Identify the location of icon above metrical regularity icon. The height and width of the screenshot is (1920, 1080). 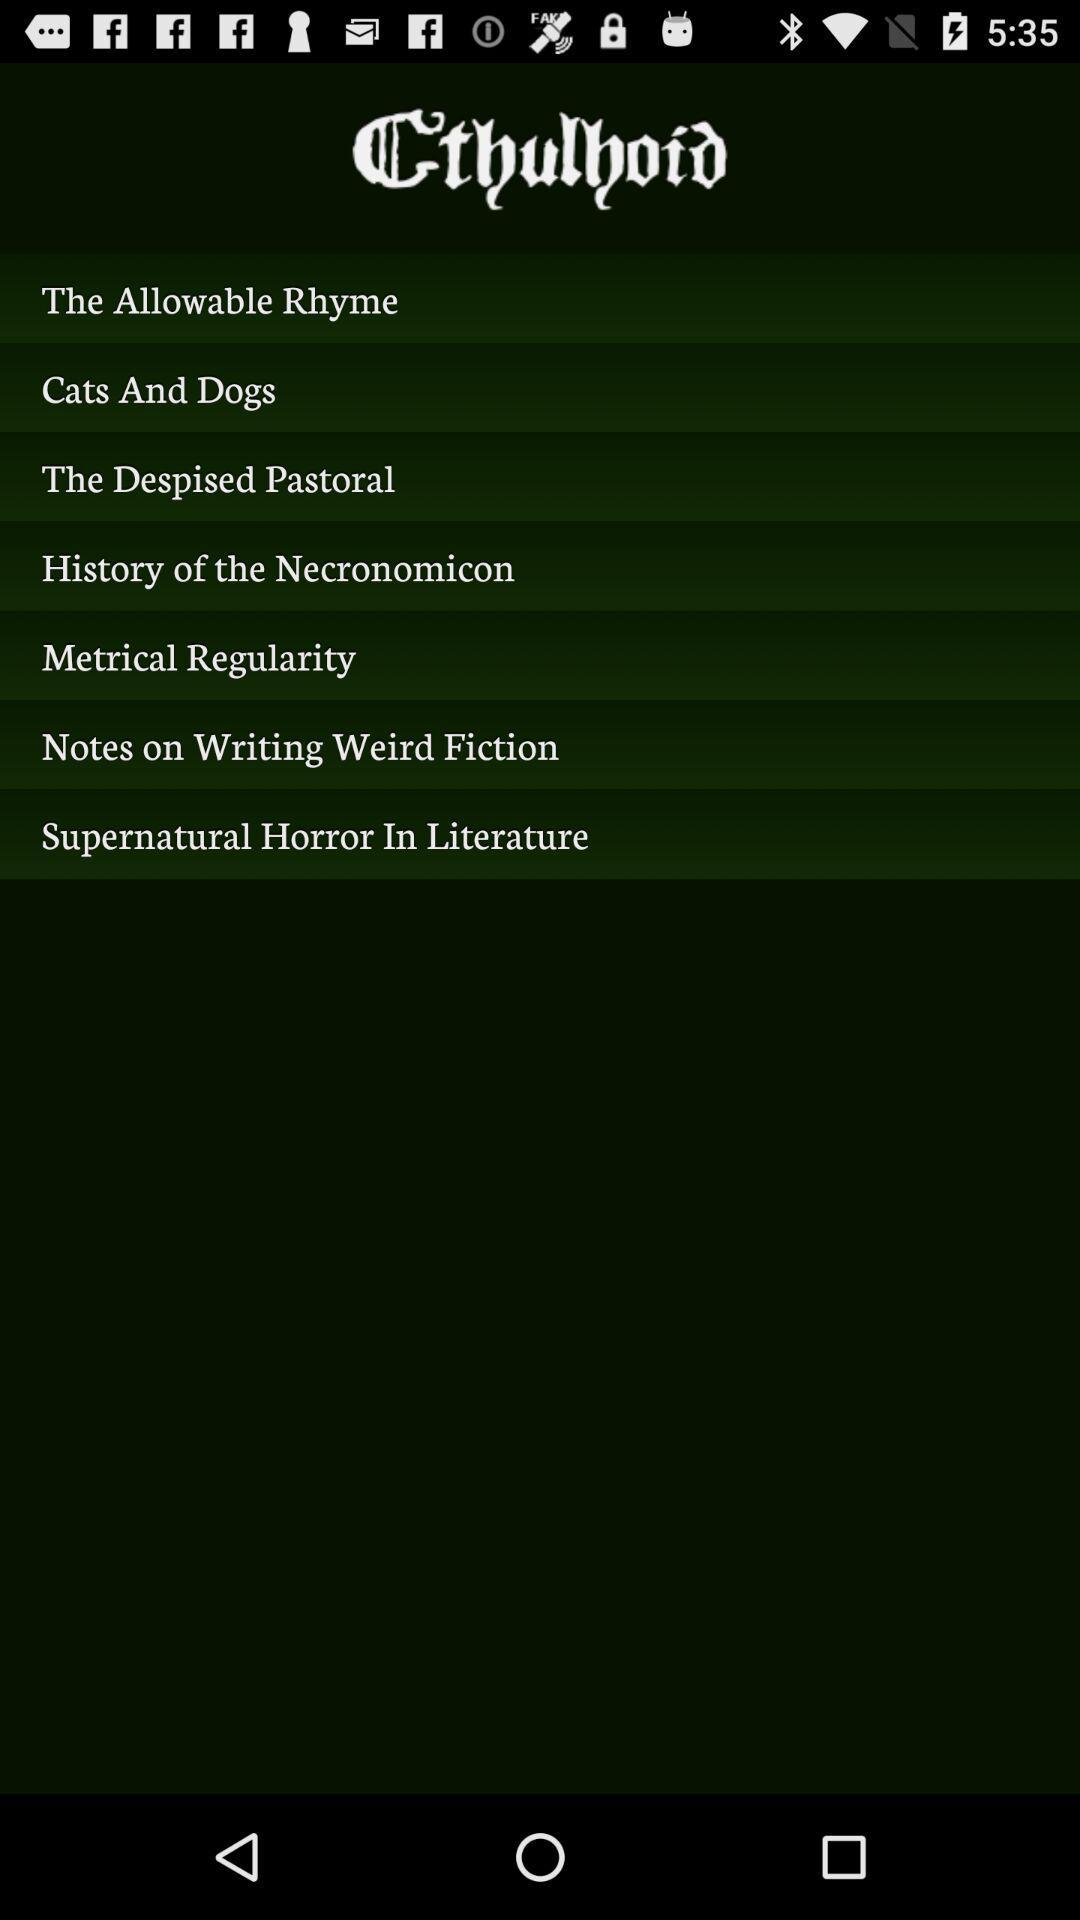
(540, 565).